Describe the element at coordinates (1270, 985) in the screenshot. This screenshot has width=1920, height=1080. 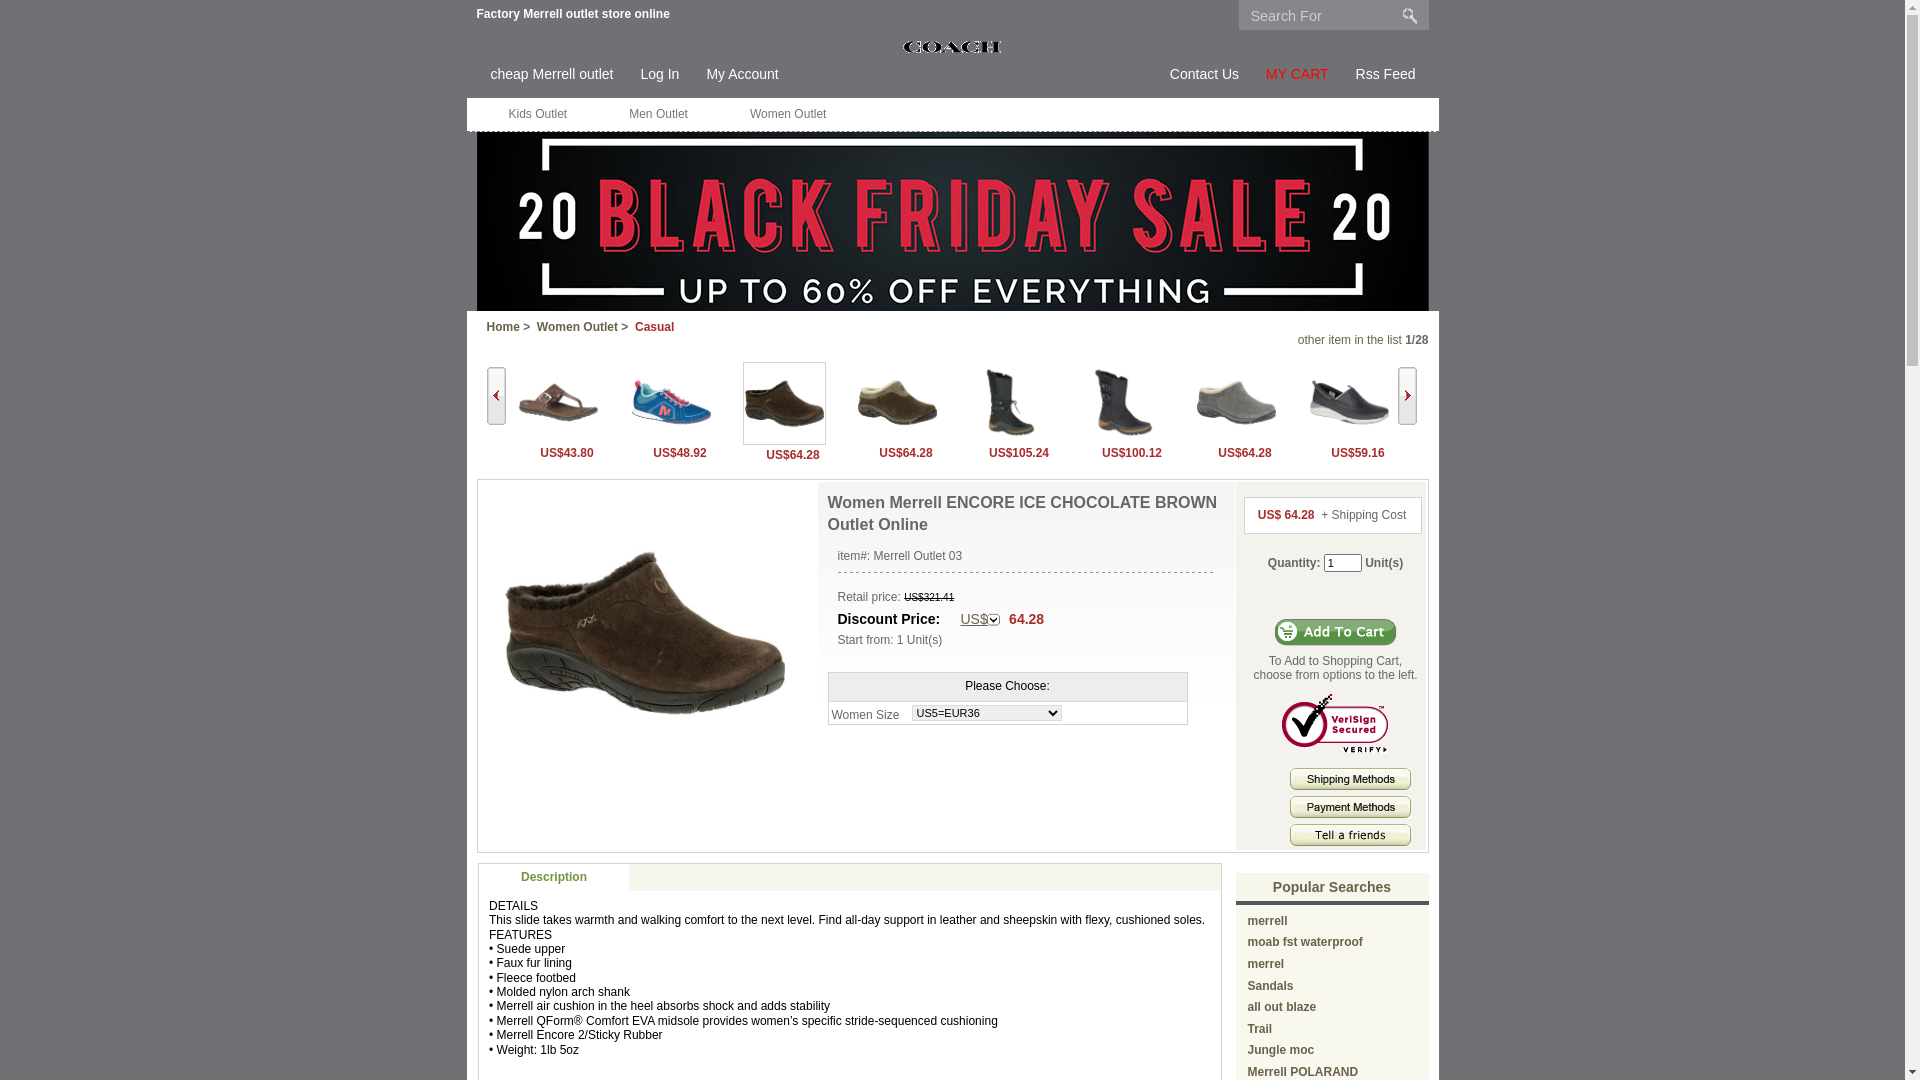
I see `'Sandals'` at that location.